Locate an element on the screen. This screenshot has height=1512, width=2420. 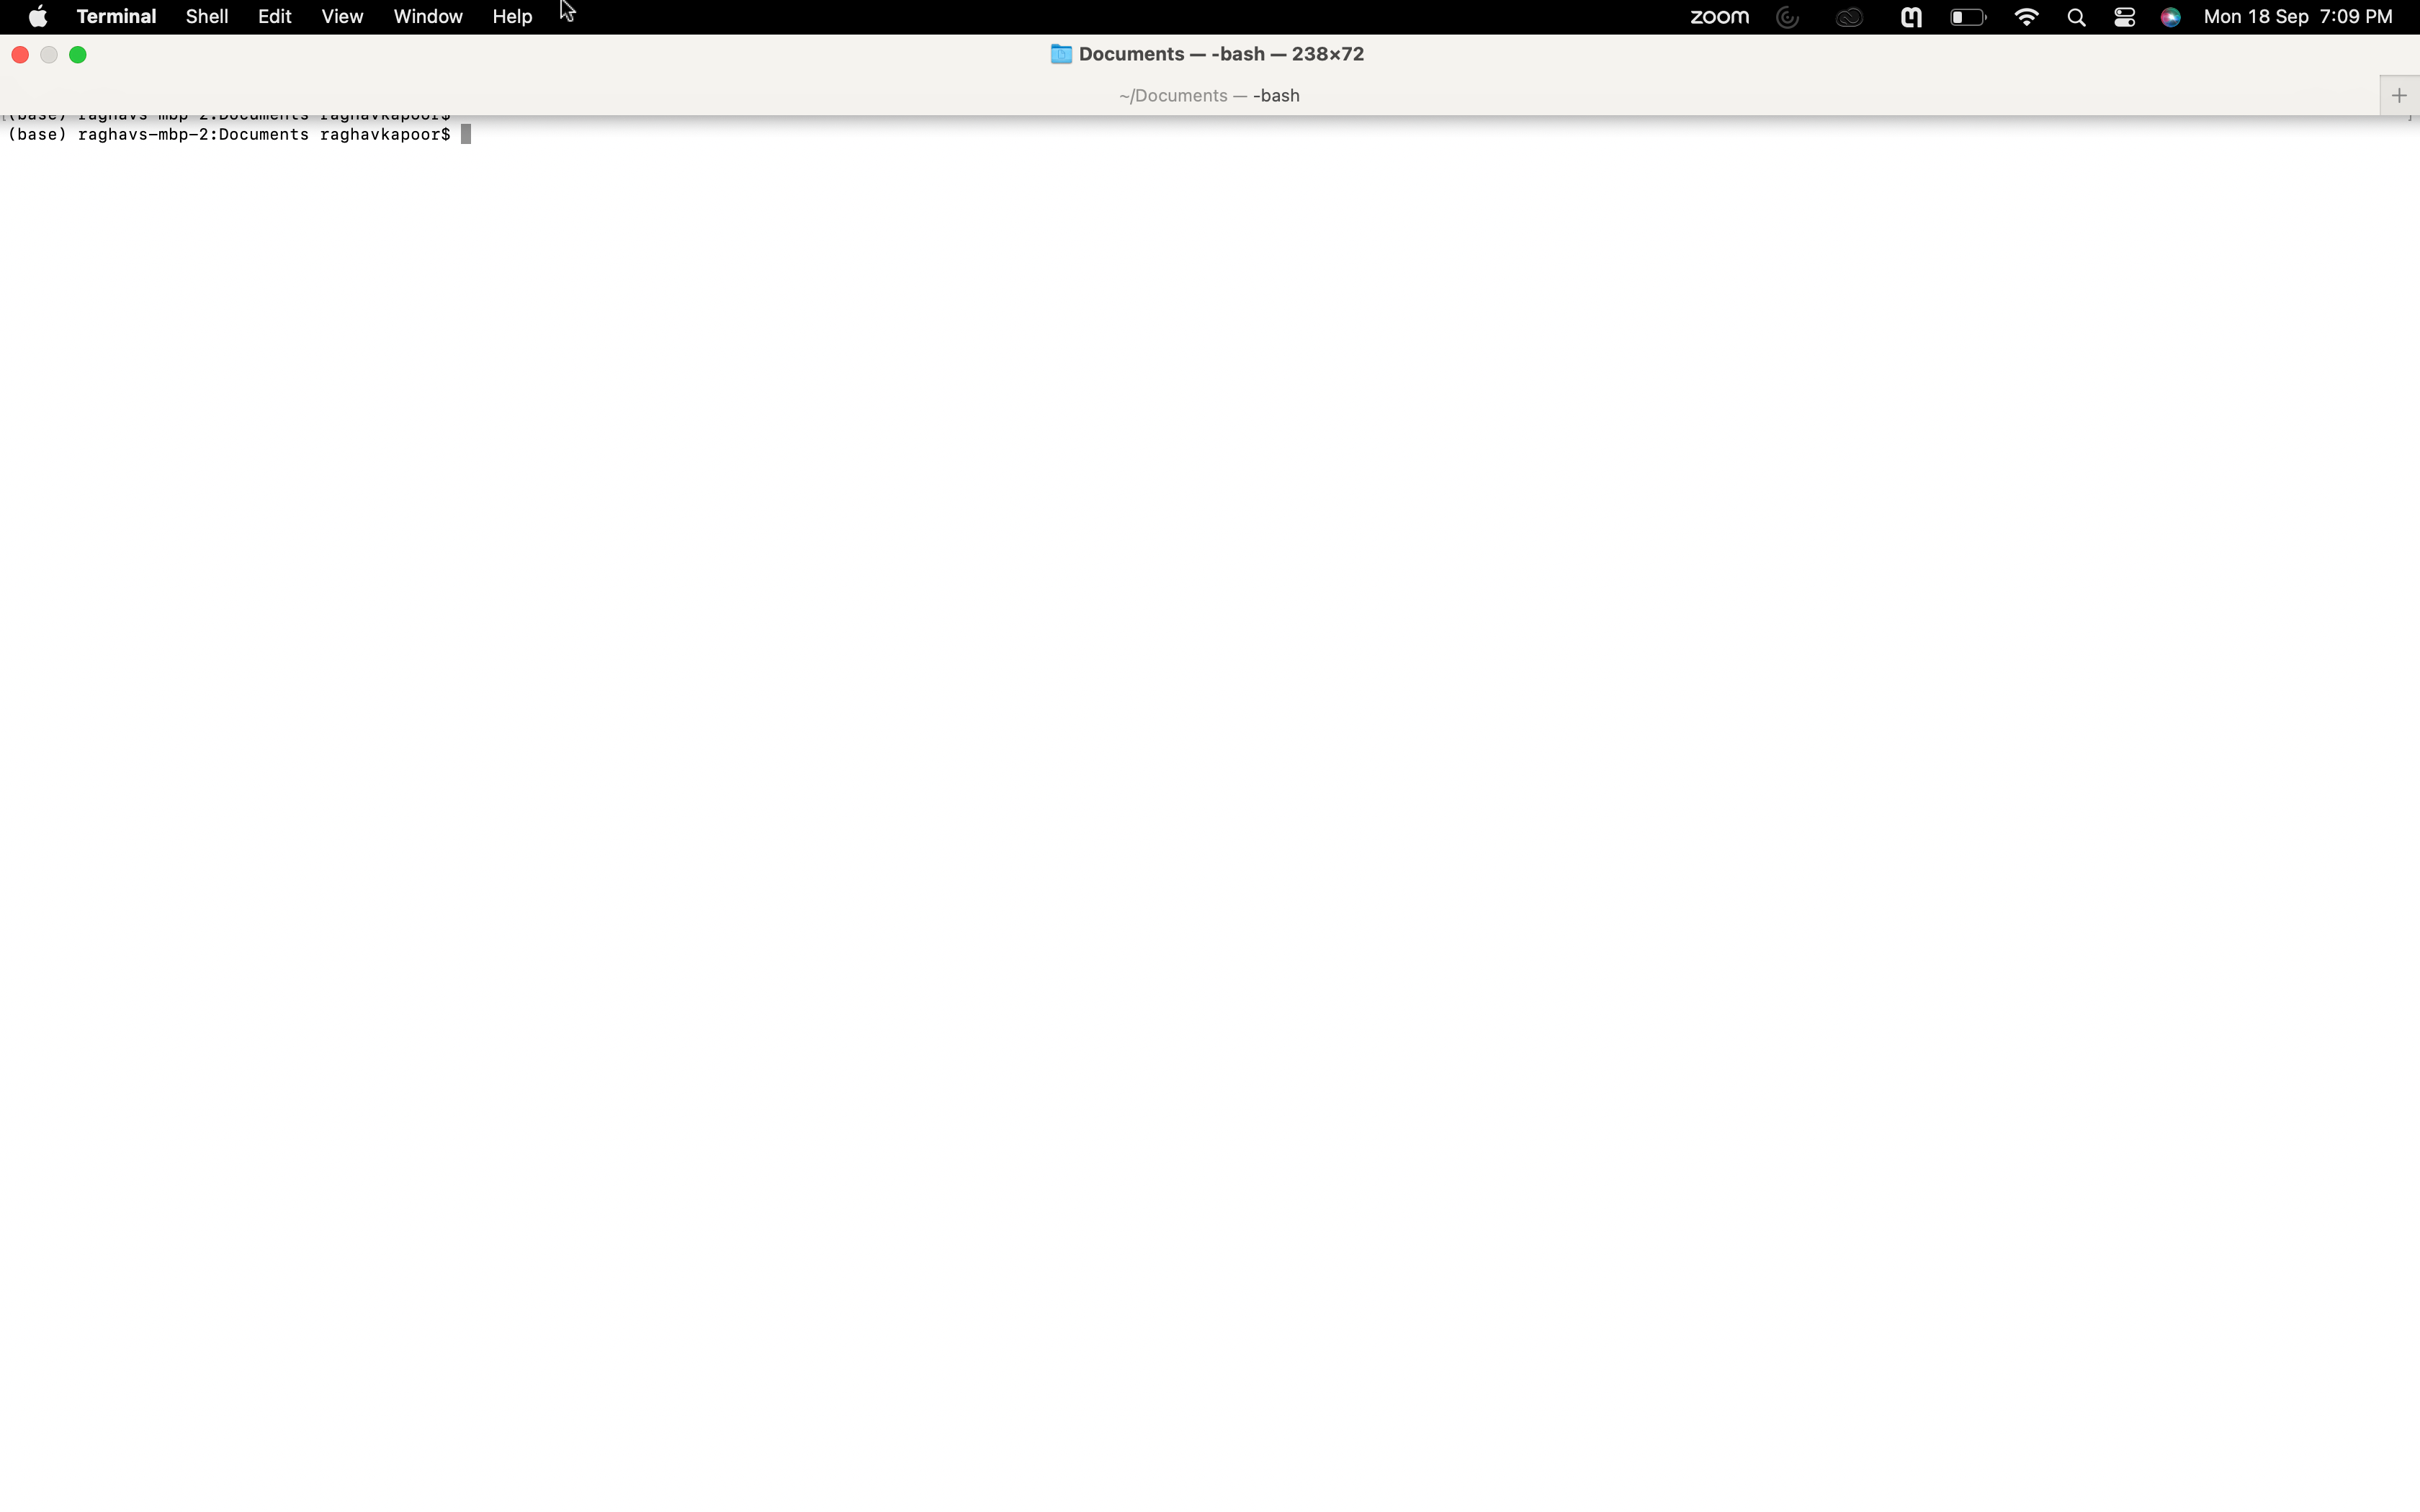
a new terminal window is located at coordinates (118, 17).